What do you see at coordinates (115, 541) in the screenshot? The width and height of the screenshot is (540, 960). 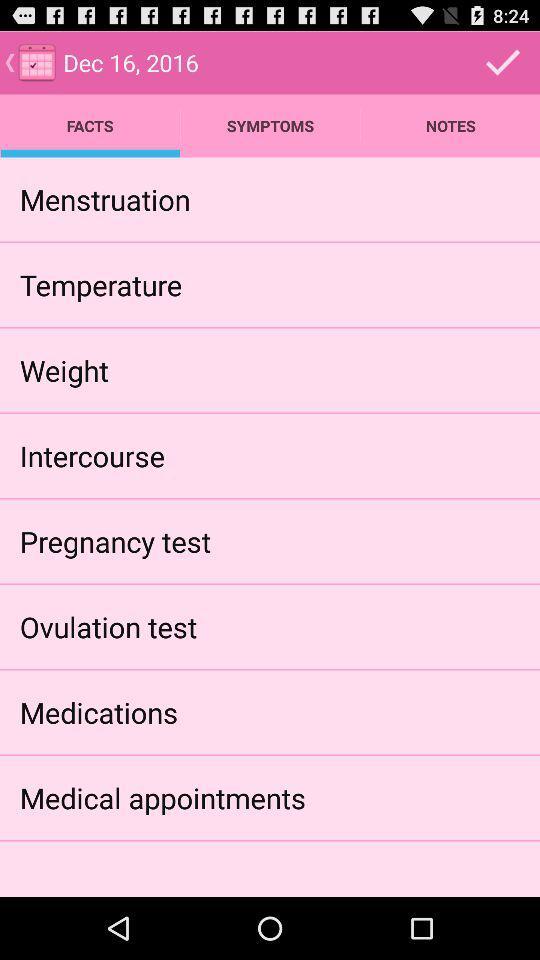 I see `icon below intercourse app` at bounding box center [115, 541].